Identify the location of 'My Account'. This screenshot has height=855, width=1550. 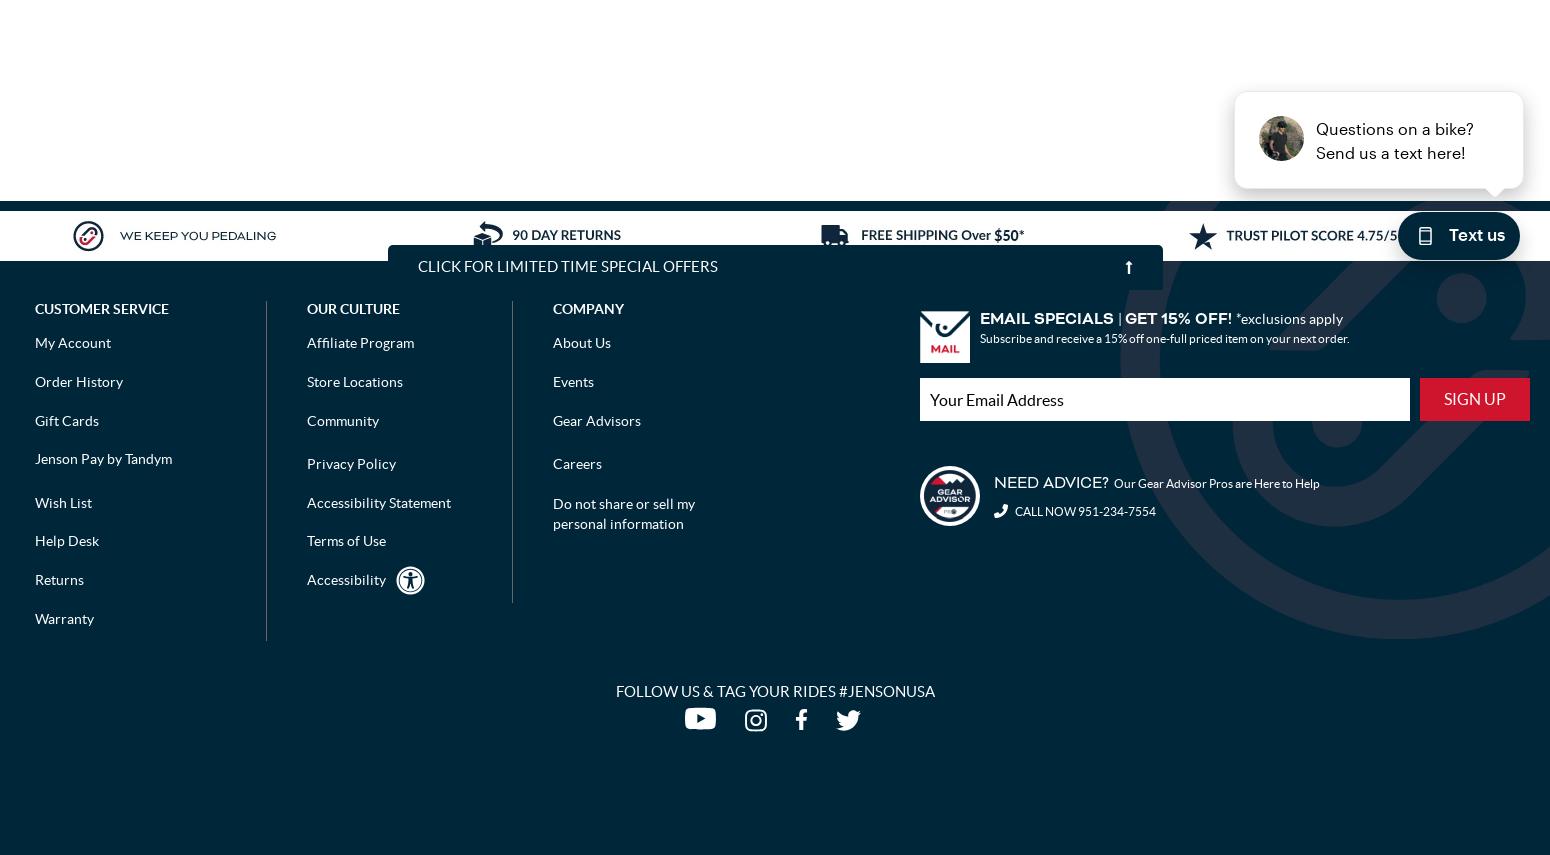
(34, 343).